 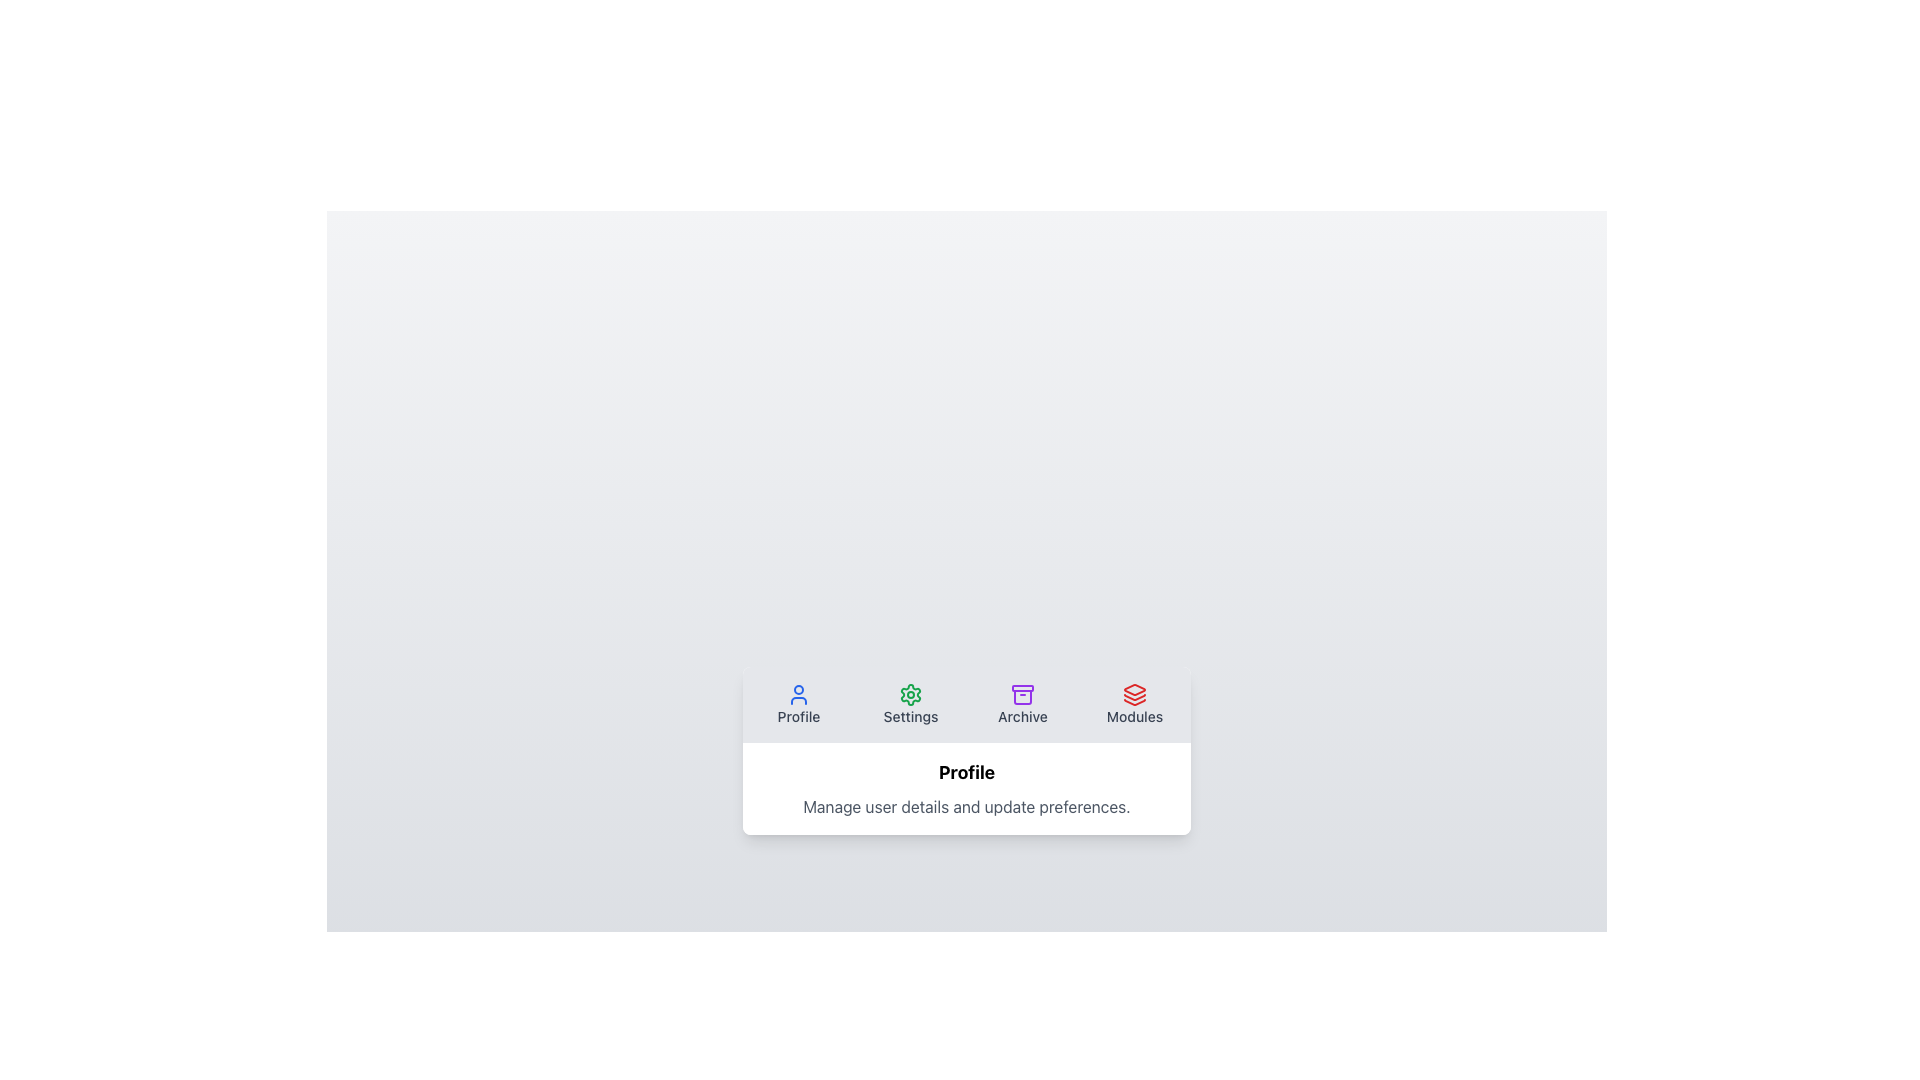 What do you see at coordinates (797, 716) in the screenshot?
I see `the Text label that indicates user profile management or settings, located directly below the corresponding icon in the leftmost position of the horizontal navigation bar` at bounding box center [797, 716].